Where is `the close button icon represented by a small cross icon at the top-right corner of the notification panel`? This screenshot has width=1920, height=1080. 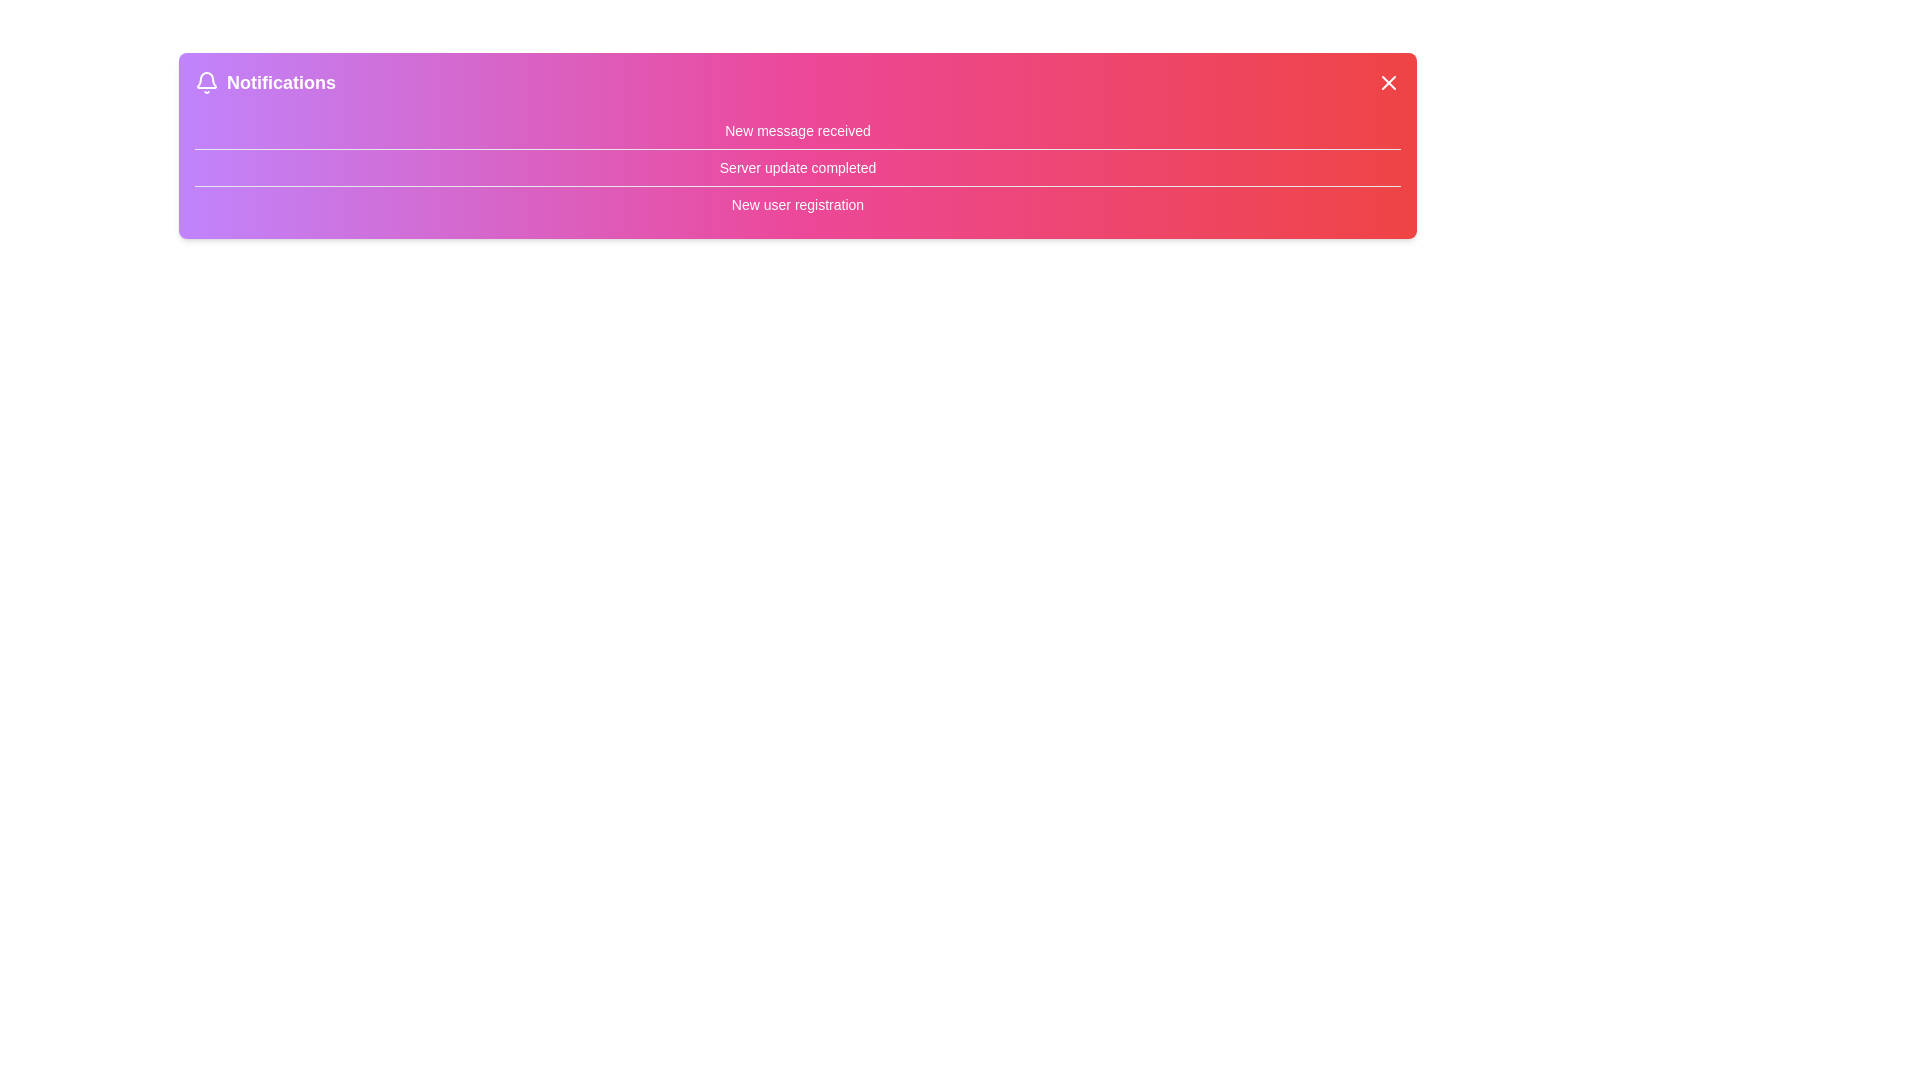
the close button icon represented by a small cross icon at the top-right corner of the notification panel is located at coordinates (1387, 82).